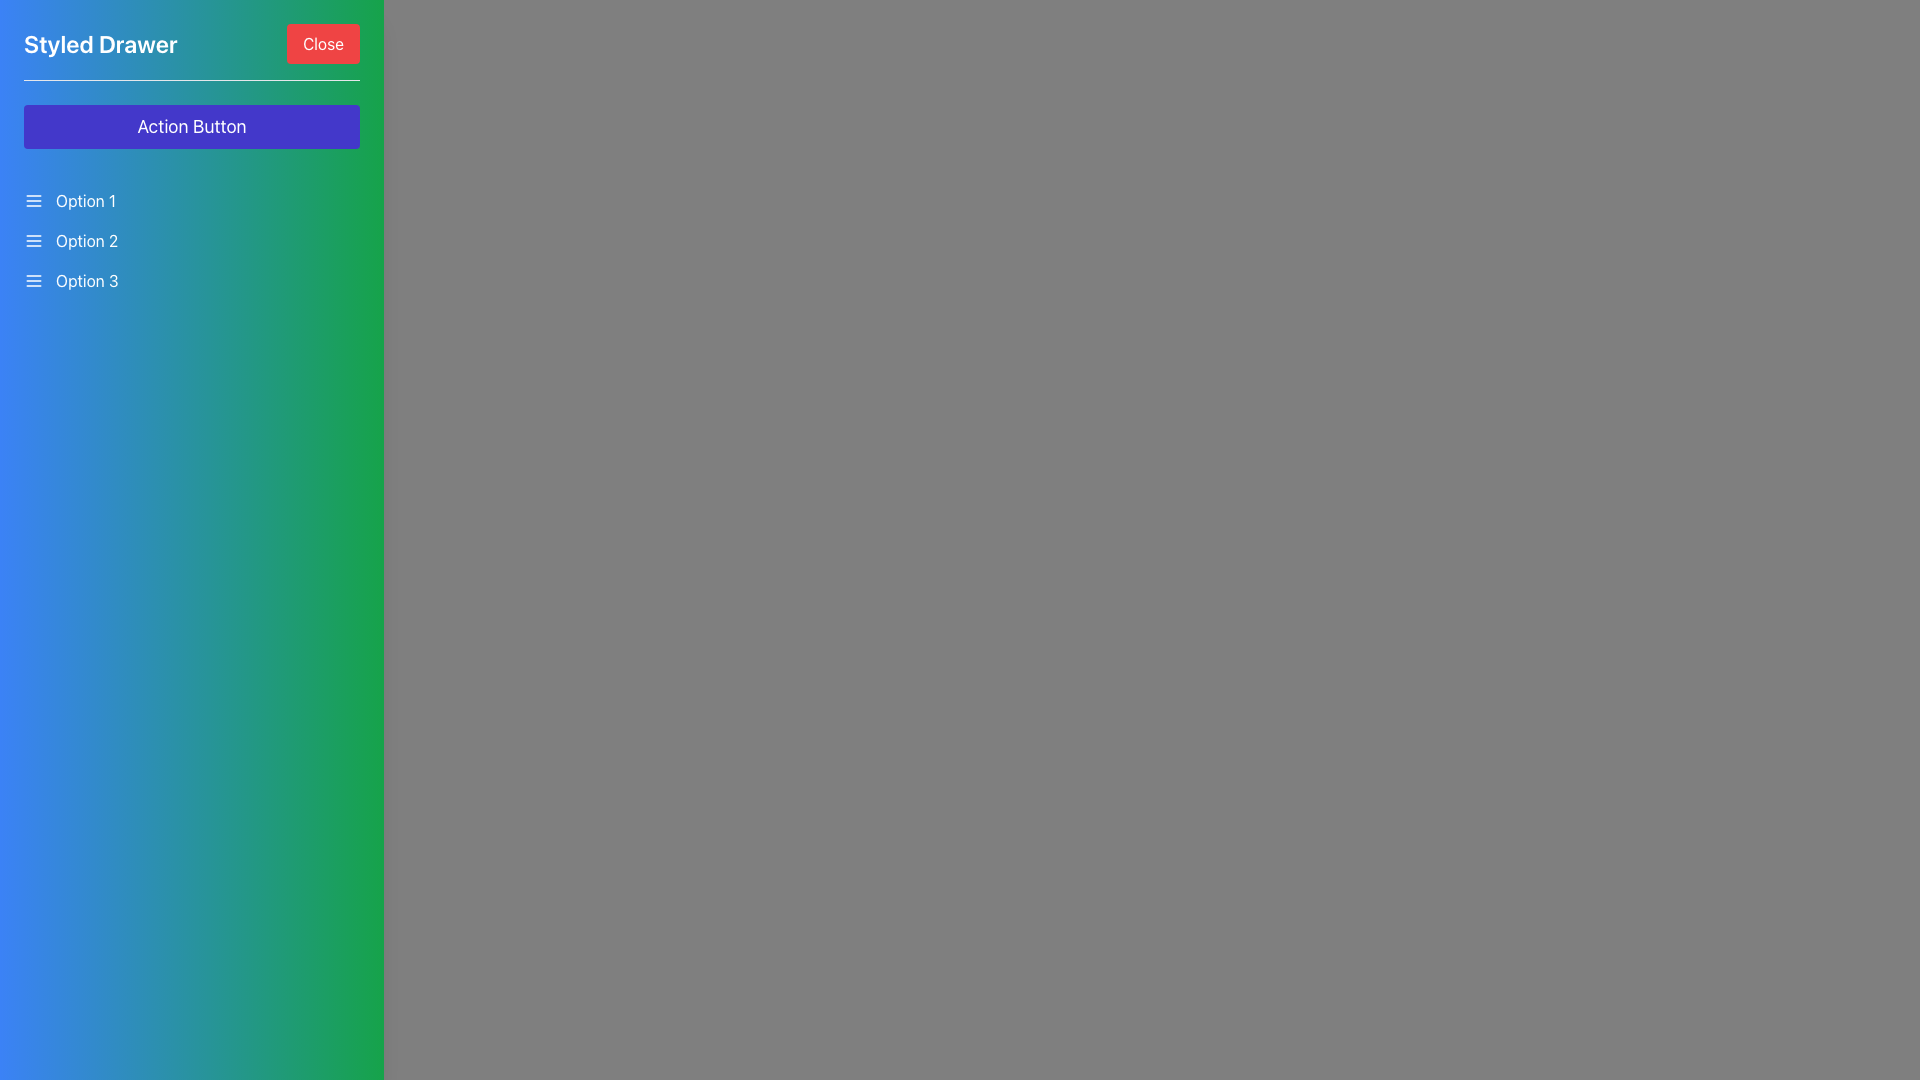 This screenshot has height=1080, width=1920. What do you see at coordinates (192, 127) in the screenshot?
I see `the button located below the 'Styled Drawer' header and above the options list` at bounding box center [192, 127].